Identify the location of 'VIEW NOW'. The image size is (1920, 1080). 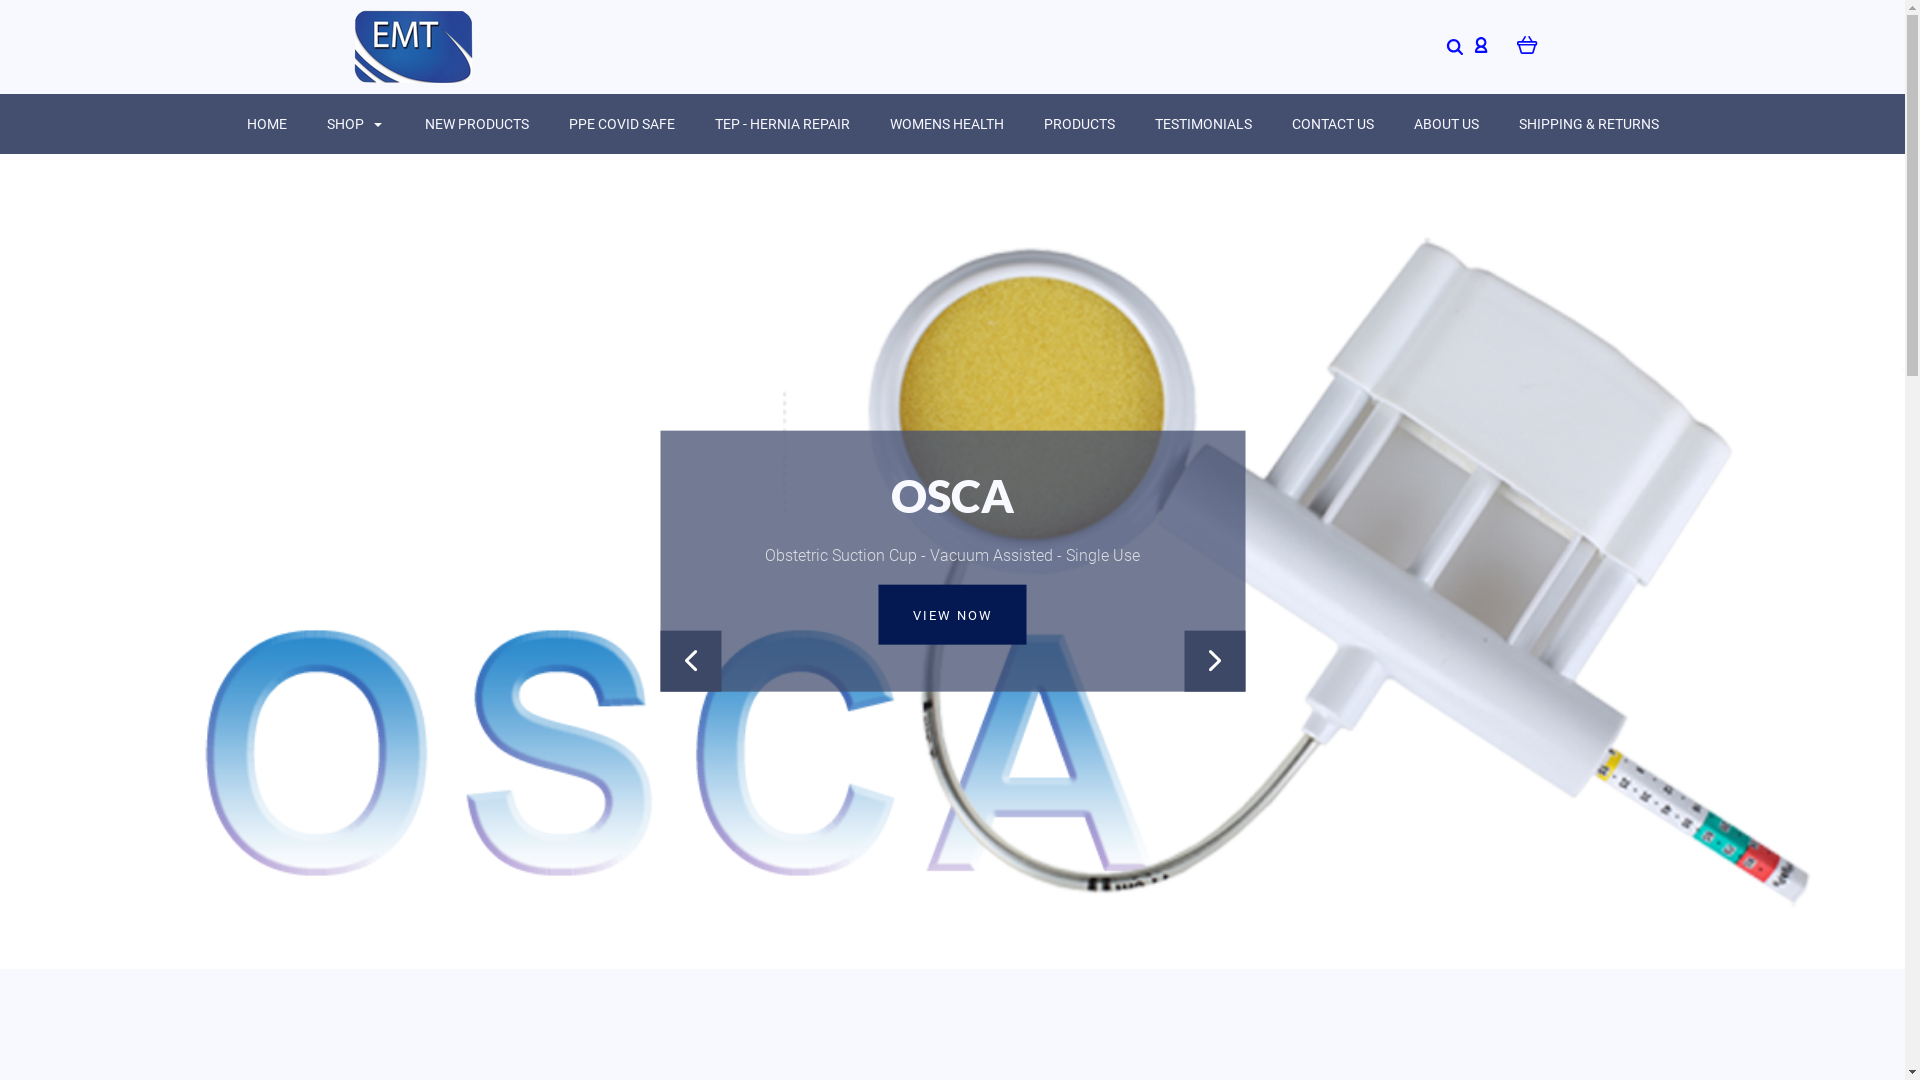
(950, 615).